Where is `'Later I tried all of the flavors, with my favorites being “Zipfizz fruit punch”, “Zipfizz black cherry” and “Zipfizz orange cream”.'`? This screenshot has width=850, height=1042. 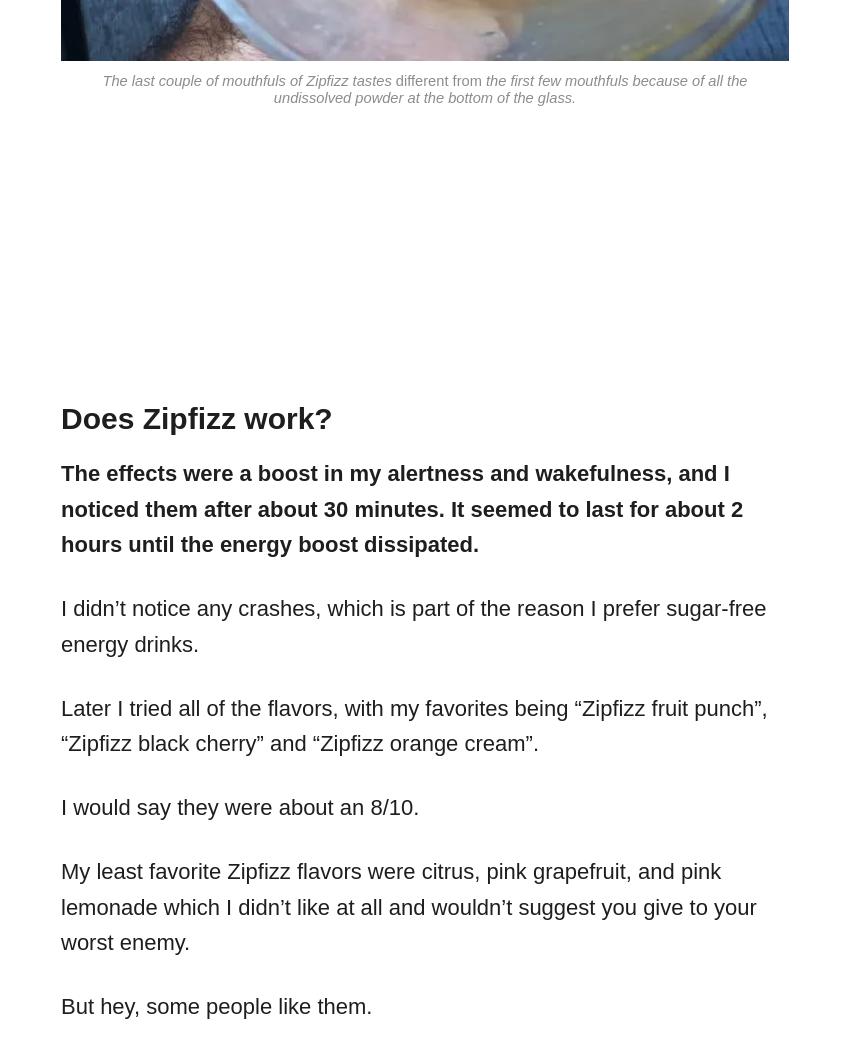 'Later I tried all of the flavors, with my favorites being “Zipfizz fruit punch”, “Zipfizz black cherry” and “Zipfizz orange cream”.' is located at coordinates (414, 724).